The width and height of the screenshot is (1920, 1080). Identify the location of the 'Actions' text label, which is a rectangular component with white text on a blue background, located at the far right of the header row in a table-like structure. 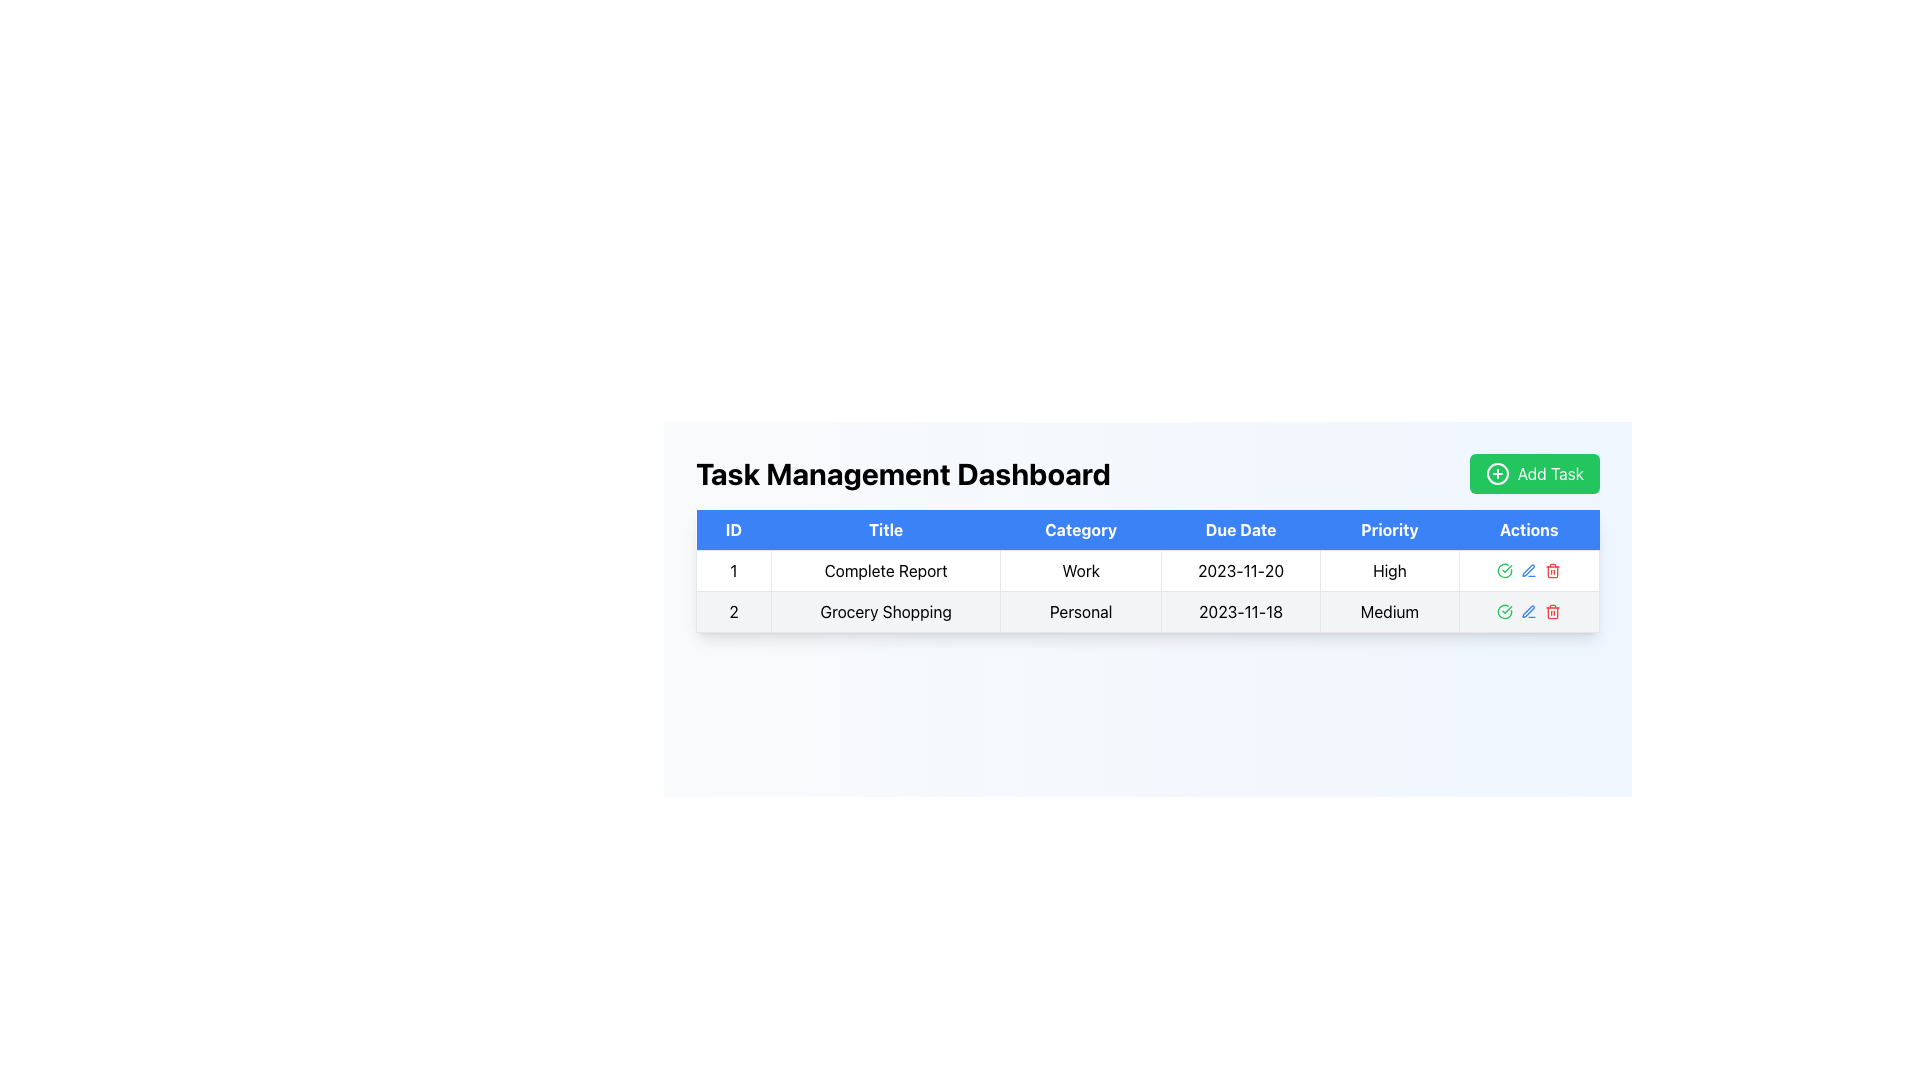
(1528, 529).